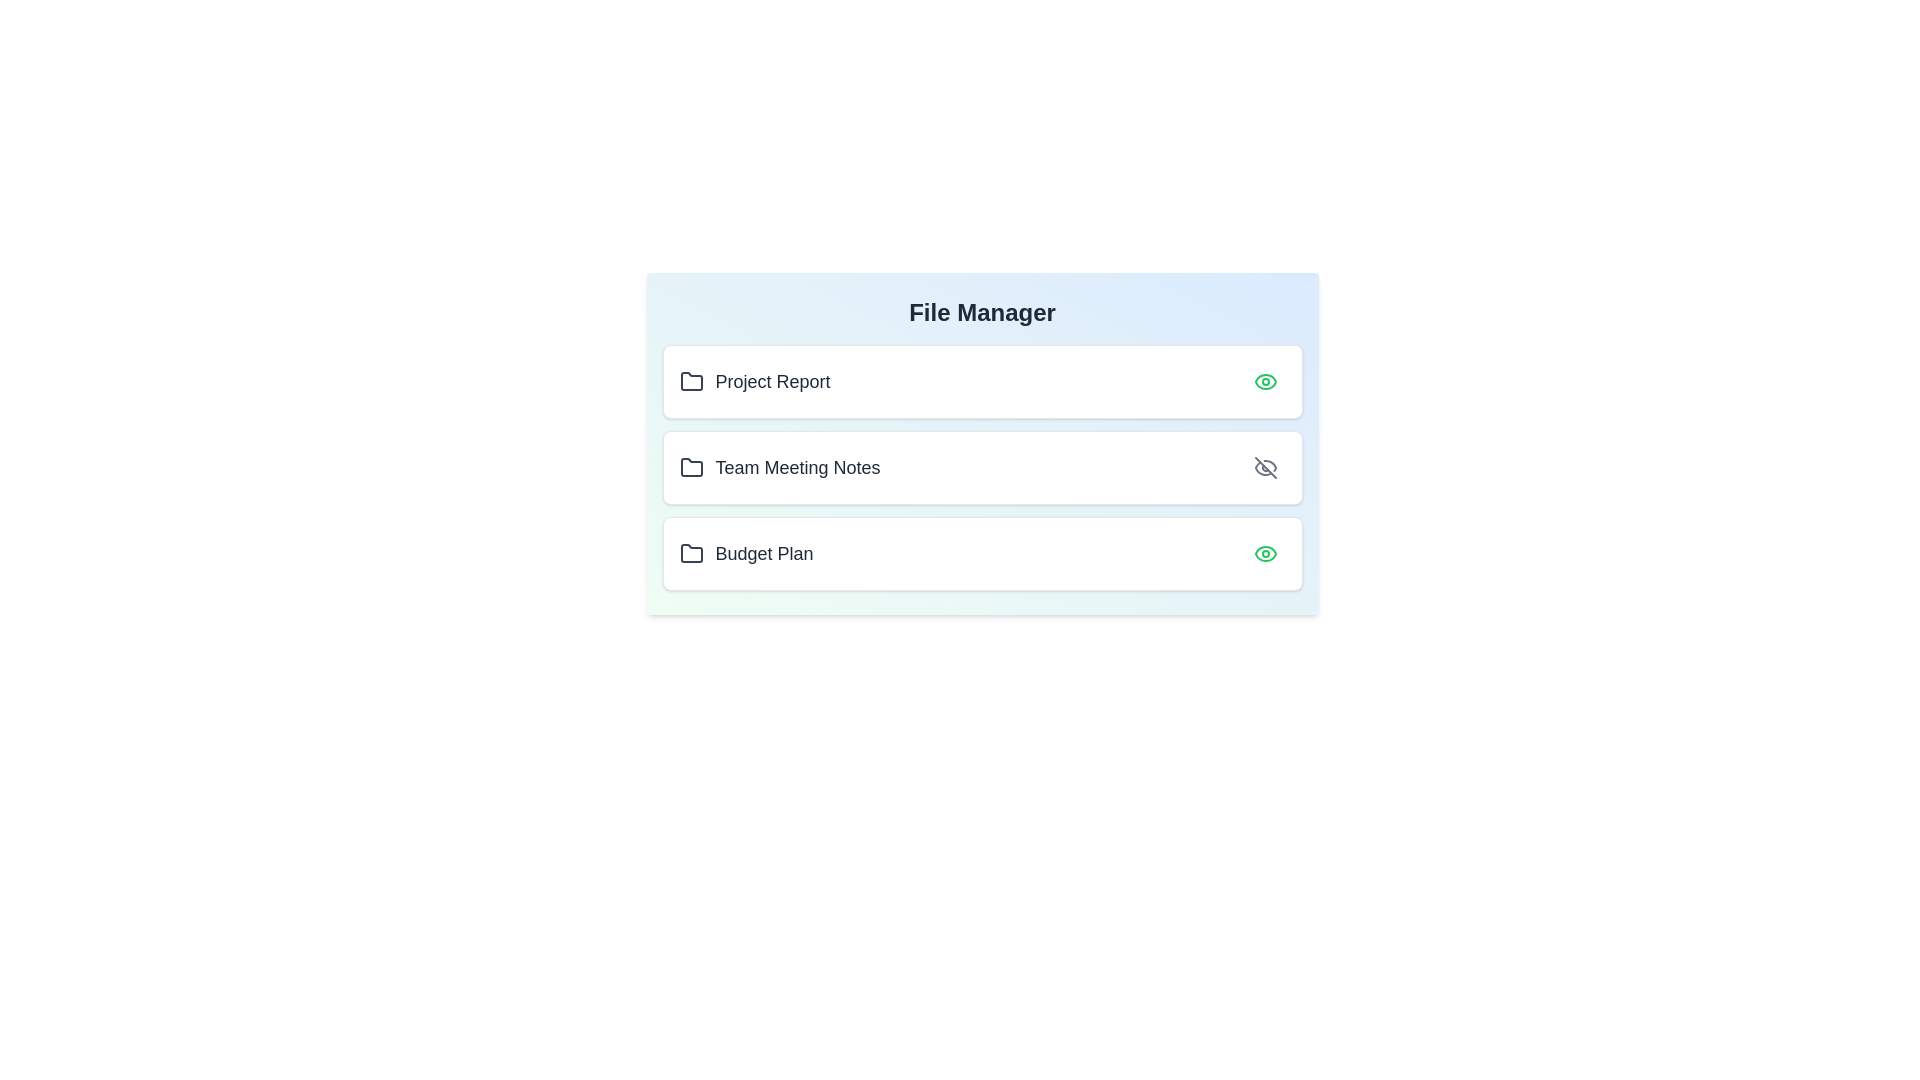  Describe the element at coordinates (691, 554) in the screenshot. I see `the folder icon for Budget Plan` at that location.